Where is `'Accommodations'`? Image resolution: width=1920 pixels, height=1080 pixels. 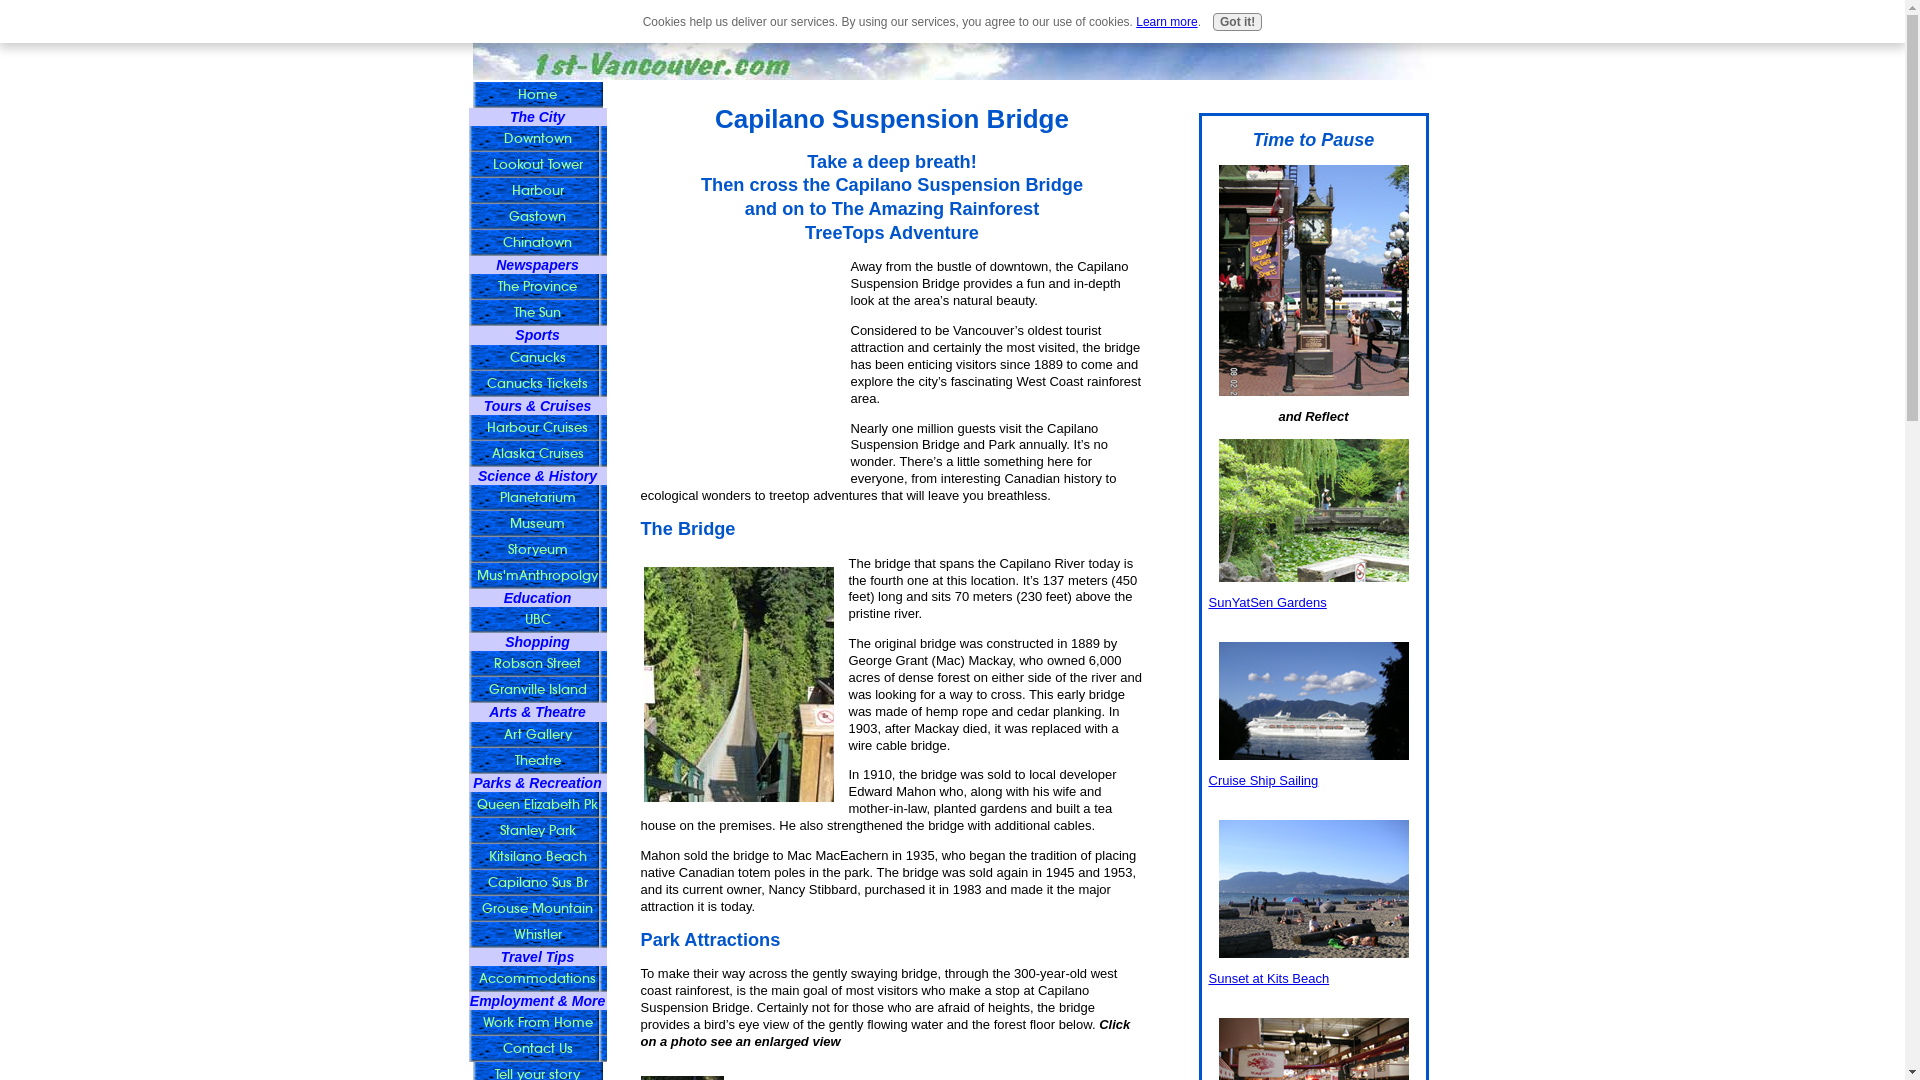
'Accommodations' is located at coordinates (537, 978).